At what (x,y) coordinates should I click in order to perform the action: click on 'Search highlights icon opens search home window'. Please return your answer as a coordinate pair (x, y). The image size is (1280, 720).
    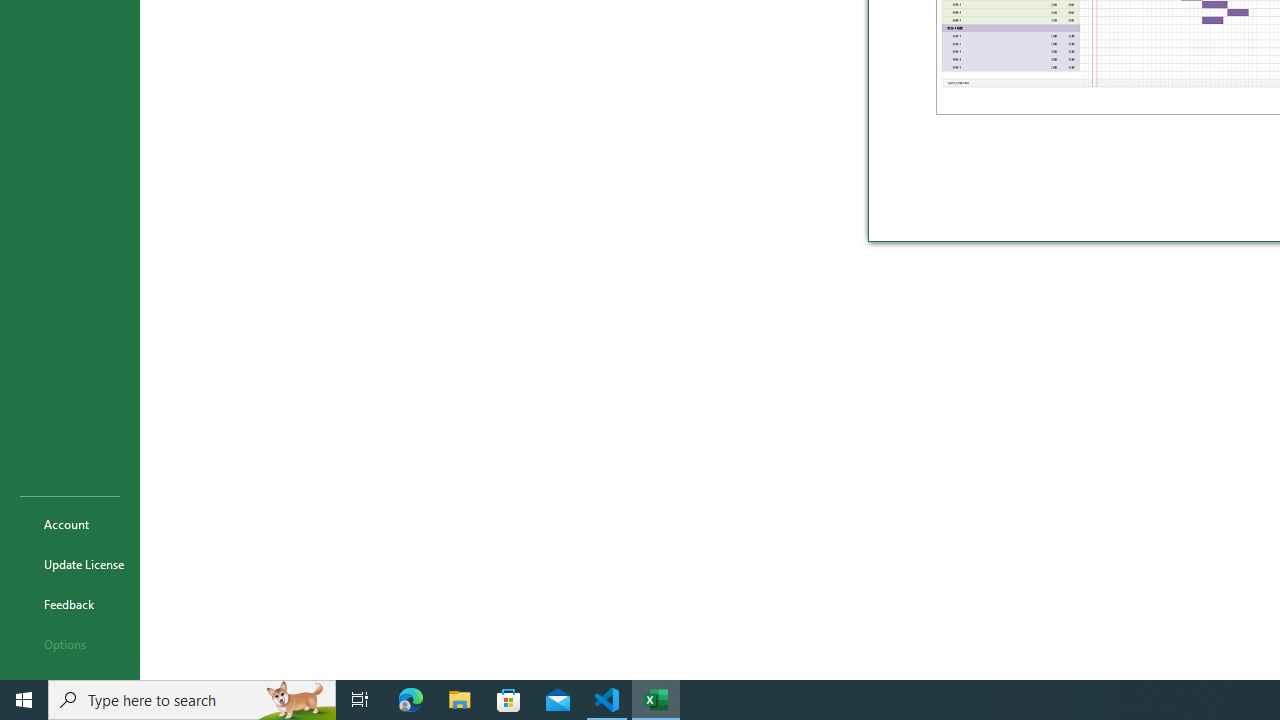
    Looking at the image, I should click on (294, 698).